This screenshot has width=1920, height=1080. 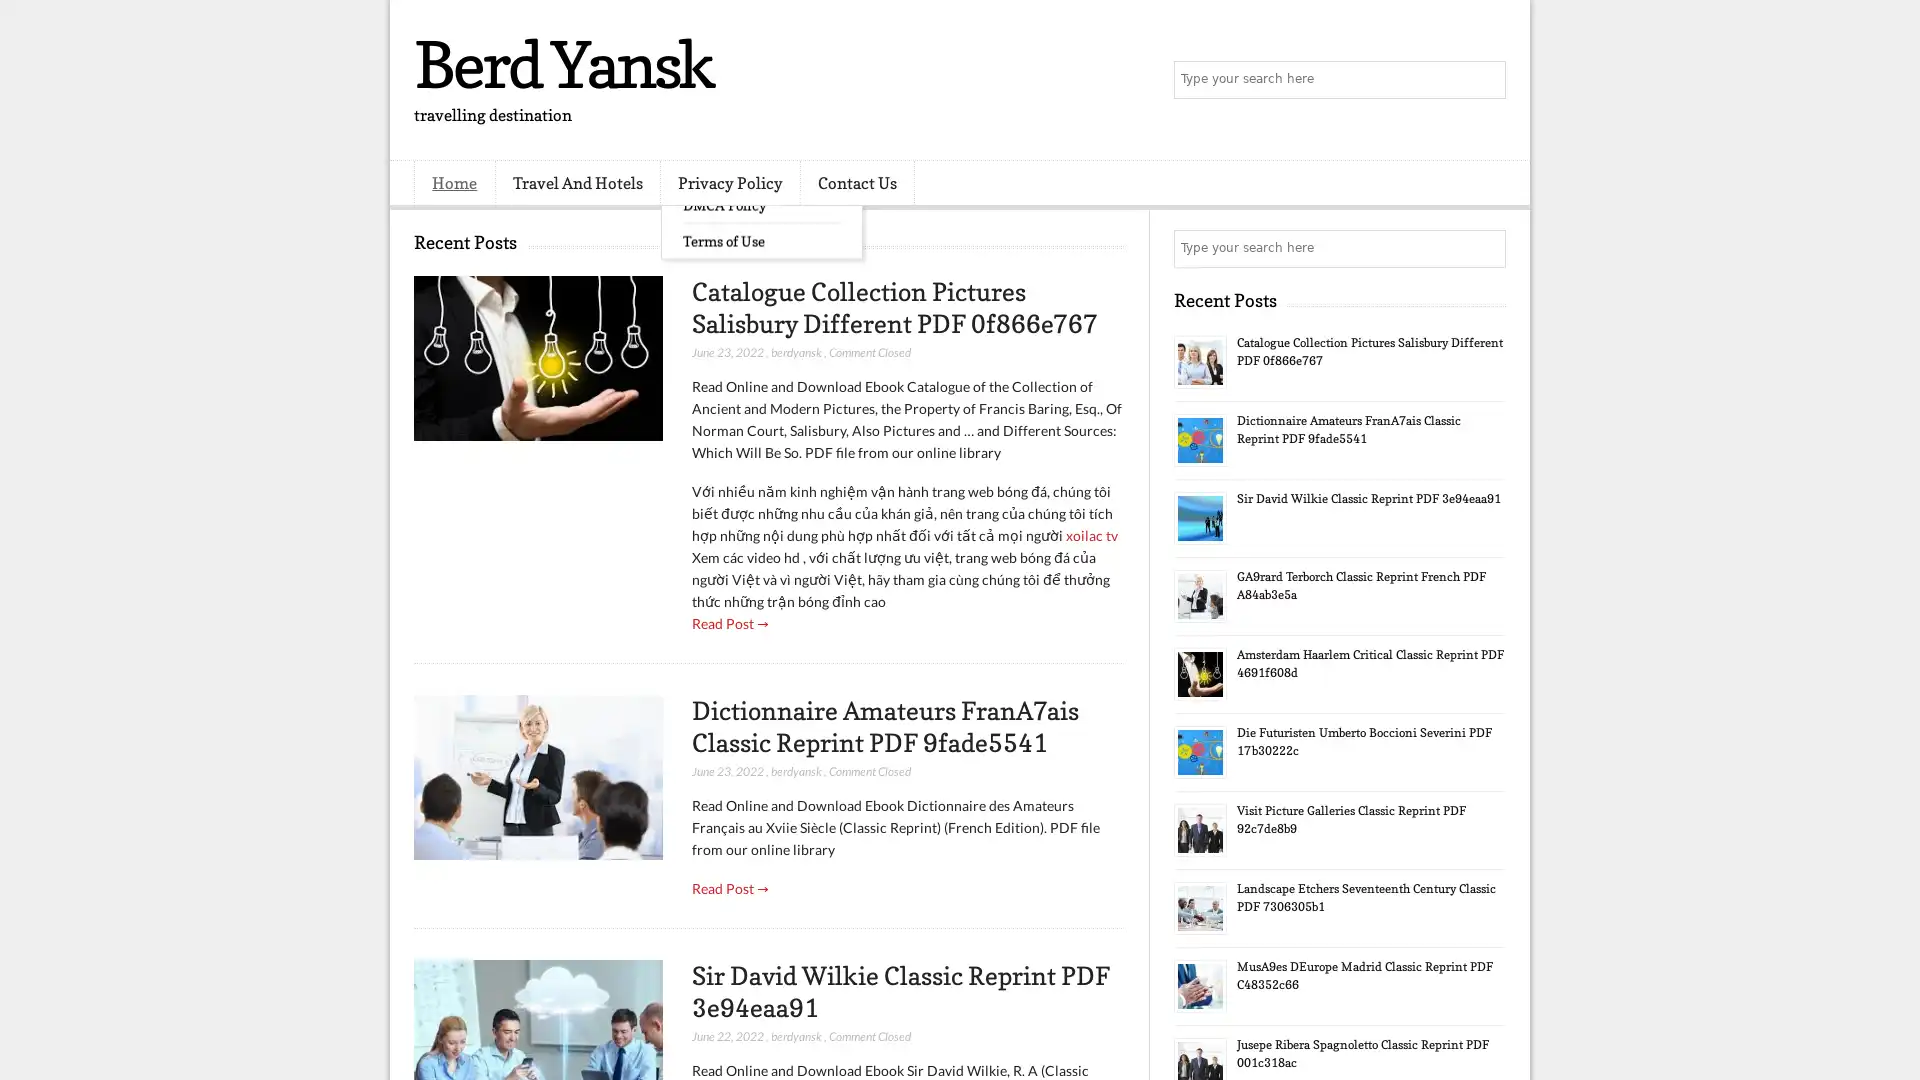 What do you see at coordinates (1485, 248) in the screenshot?
I see `Search` at bounding box center [1485, 248].